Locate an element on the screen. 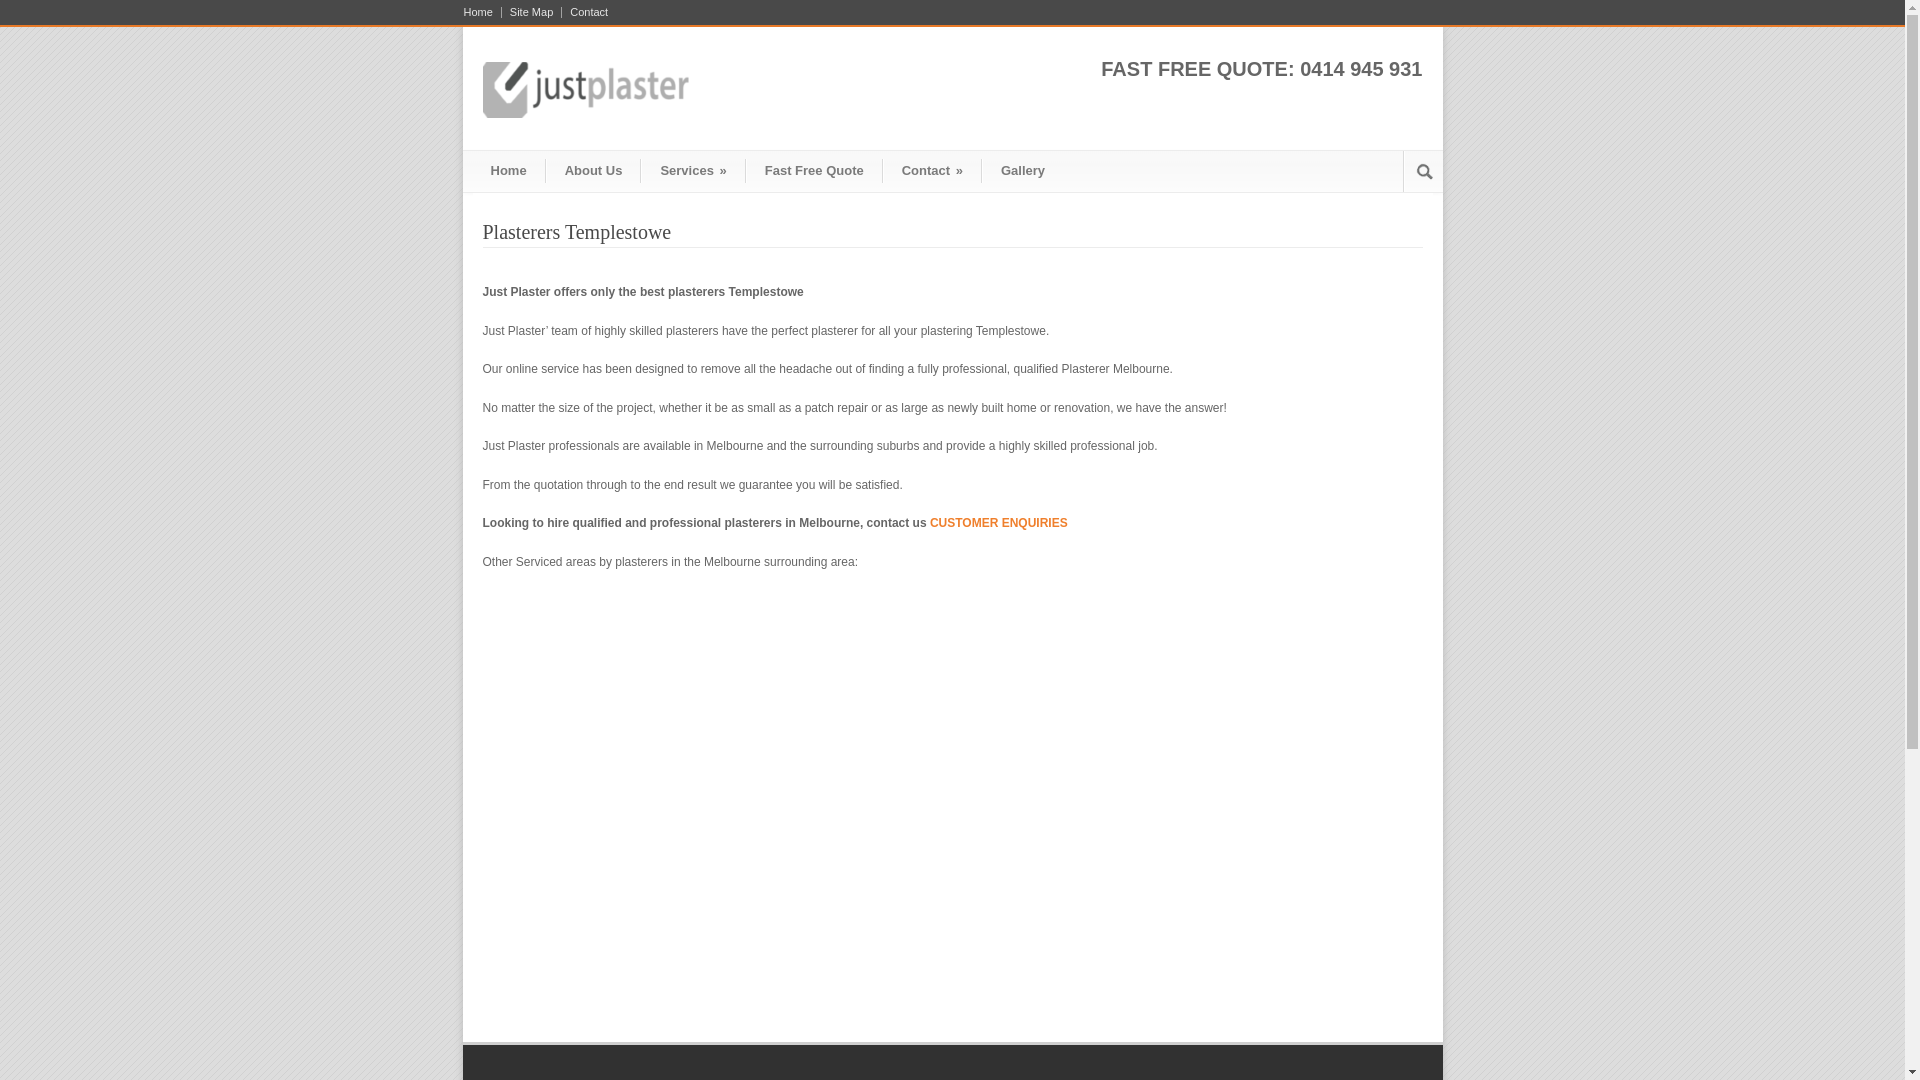 This screenshot has height=1080, width=1920. 'Contact' is located at coordinates (584, 12).